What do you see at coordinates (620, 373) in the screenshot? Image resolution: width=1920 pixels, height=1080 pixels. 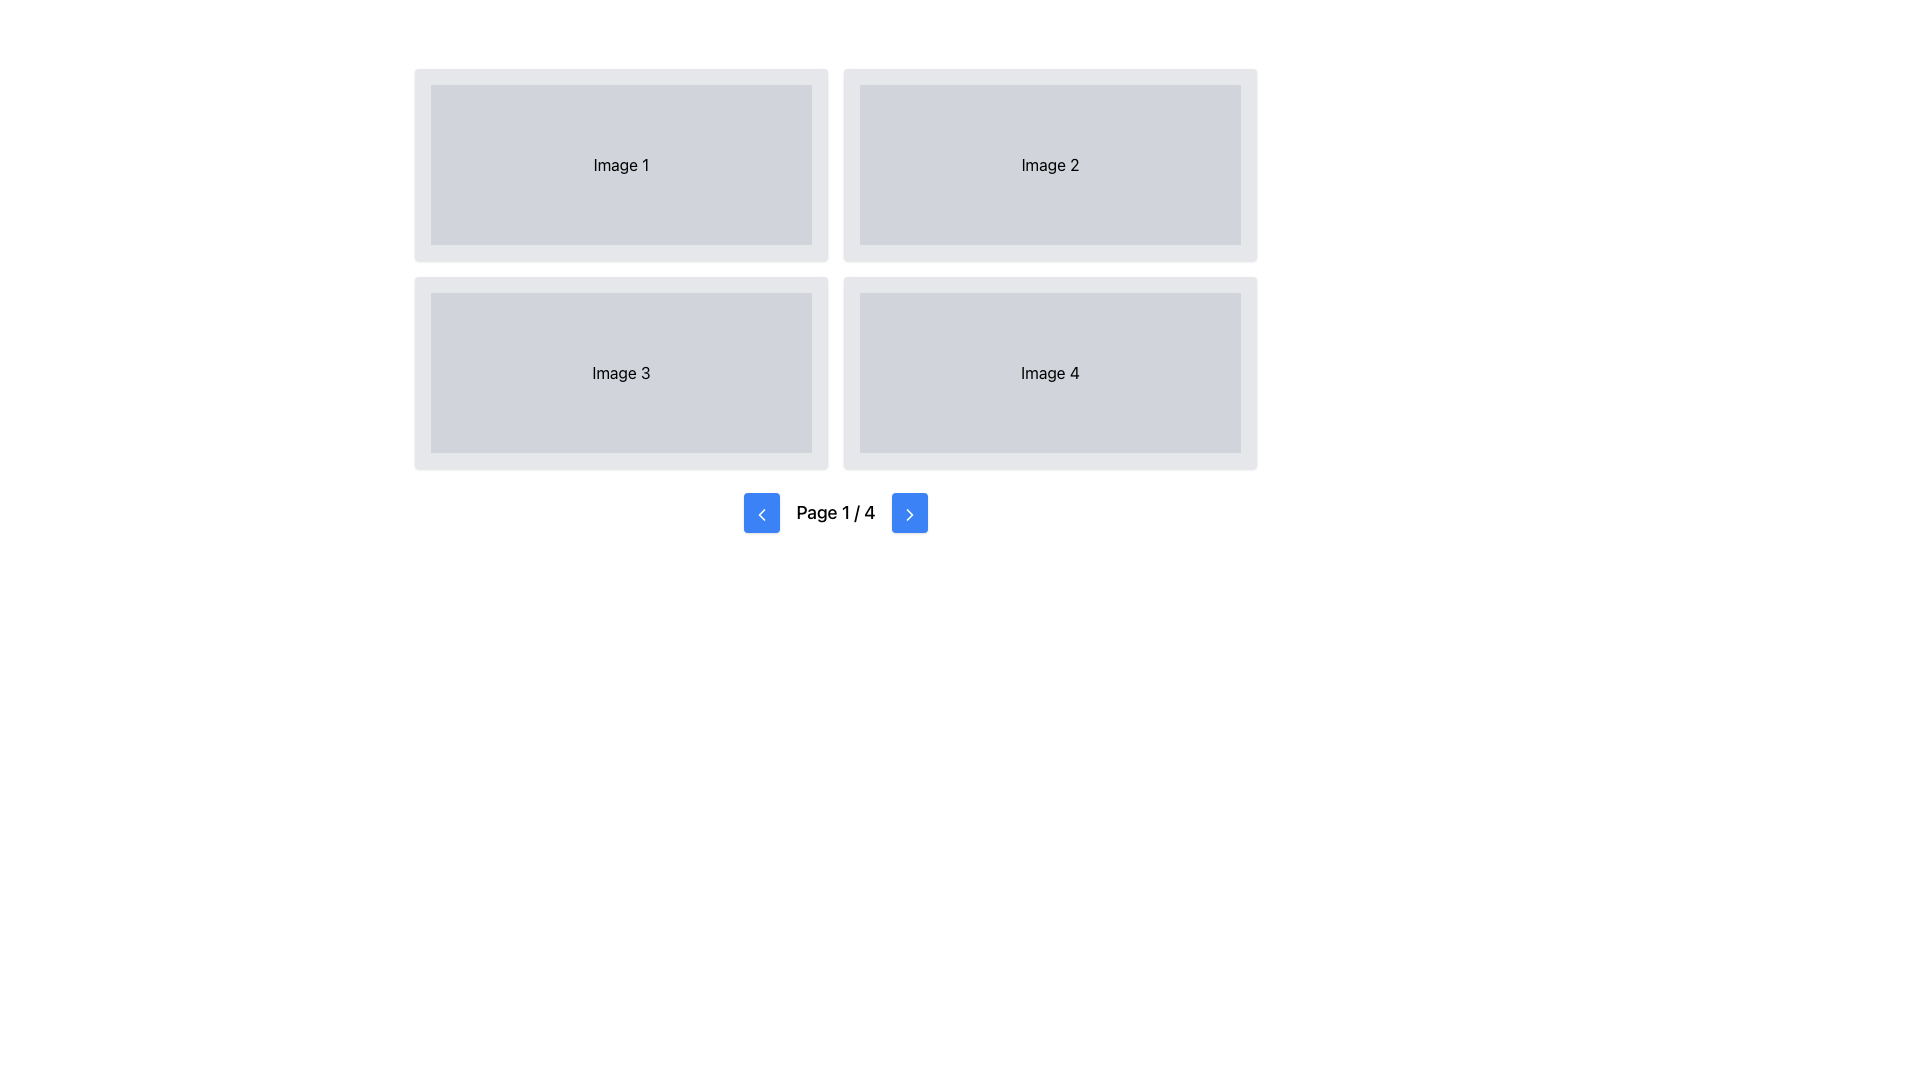 I see `the Static display card which is a gray card-like rectangle with rounded corners and shadow effect containing the text 'Image 3' in black, located in the second row and first column of a 2x2 grid` at bounding box center [620, 373].